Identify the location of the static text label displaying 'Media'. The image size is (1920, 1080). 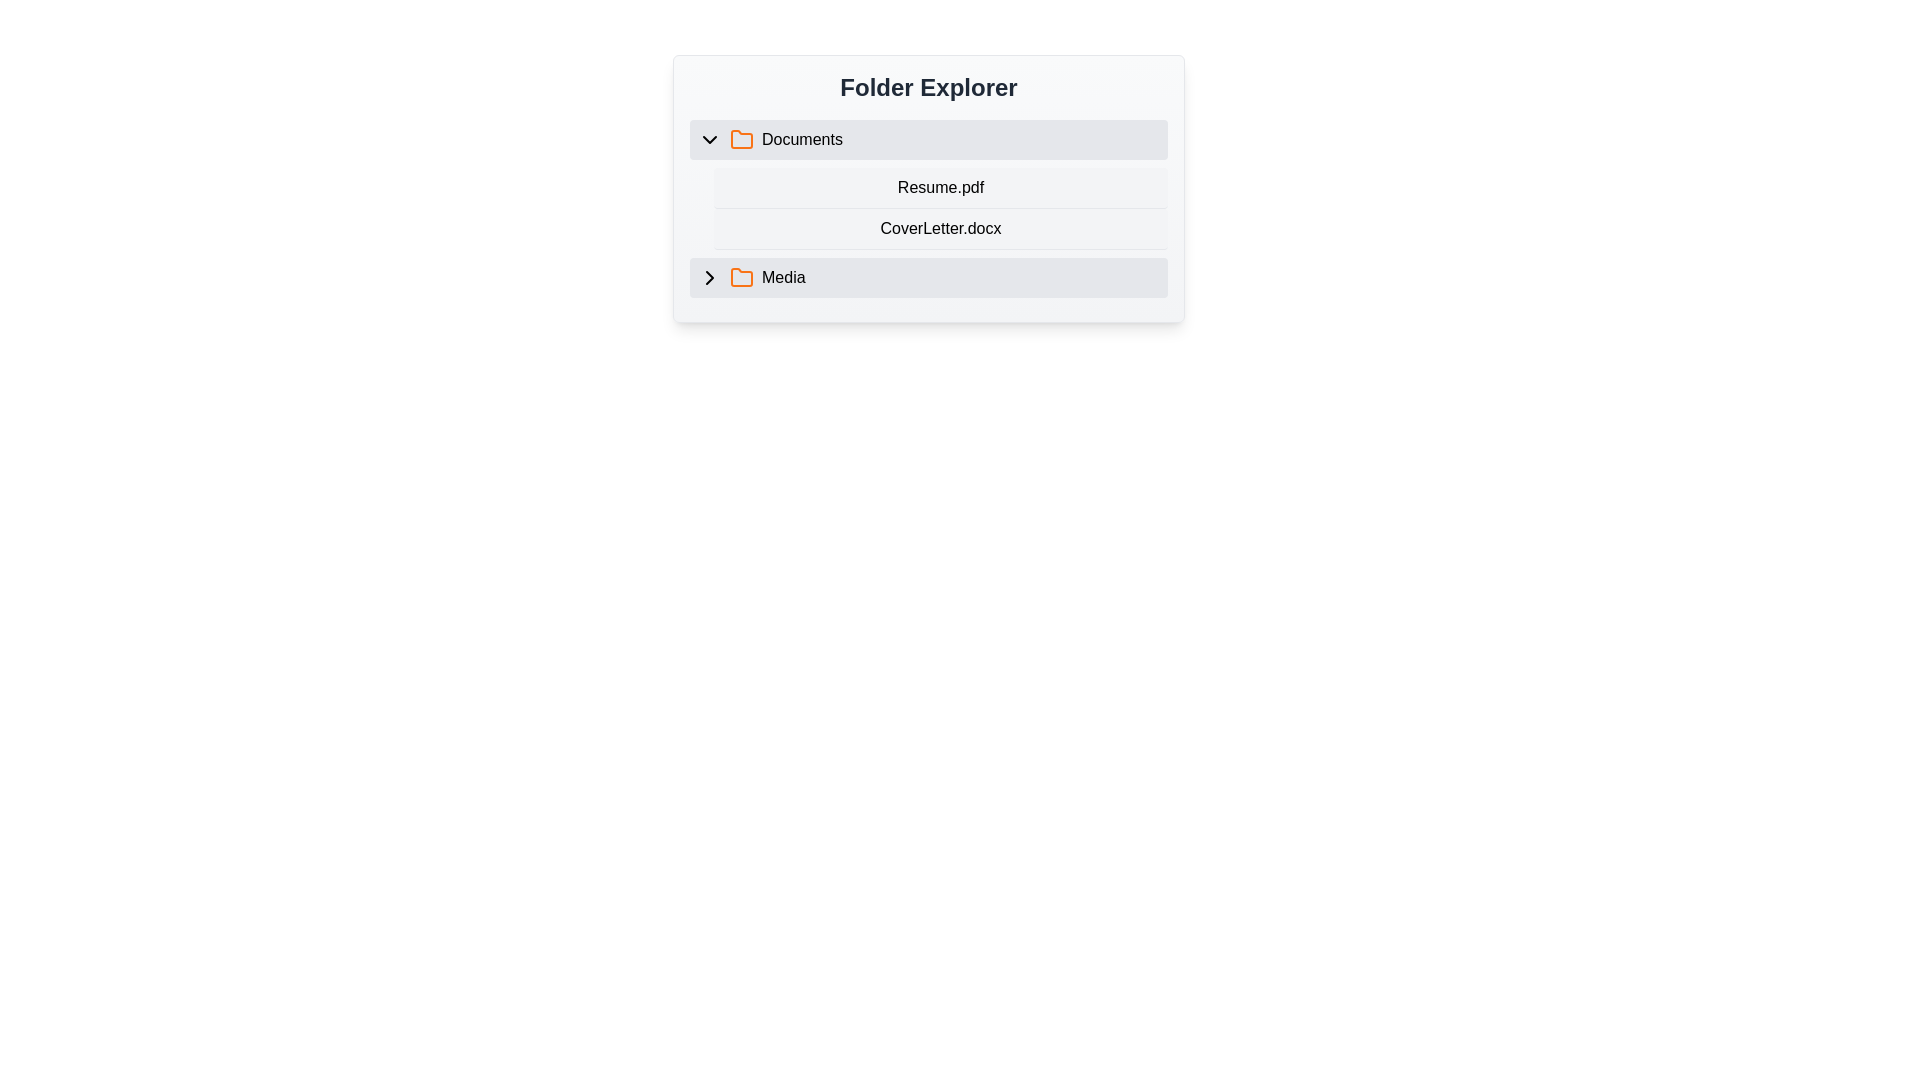
(782, 277).